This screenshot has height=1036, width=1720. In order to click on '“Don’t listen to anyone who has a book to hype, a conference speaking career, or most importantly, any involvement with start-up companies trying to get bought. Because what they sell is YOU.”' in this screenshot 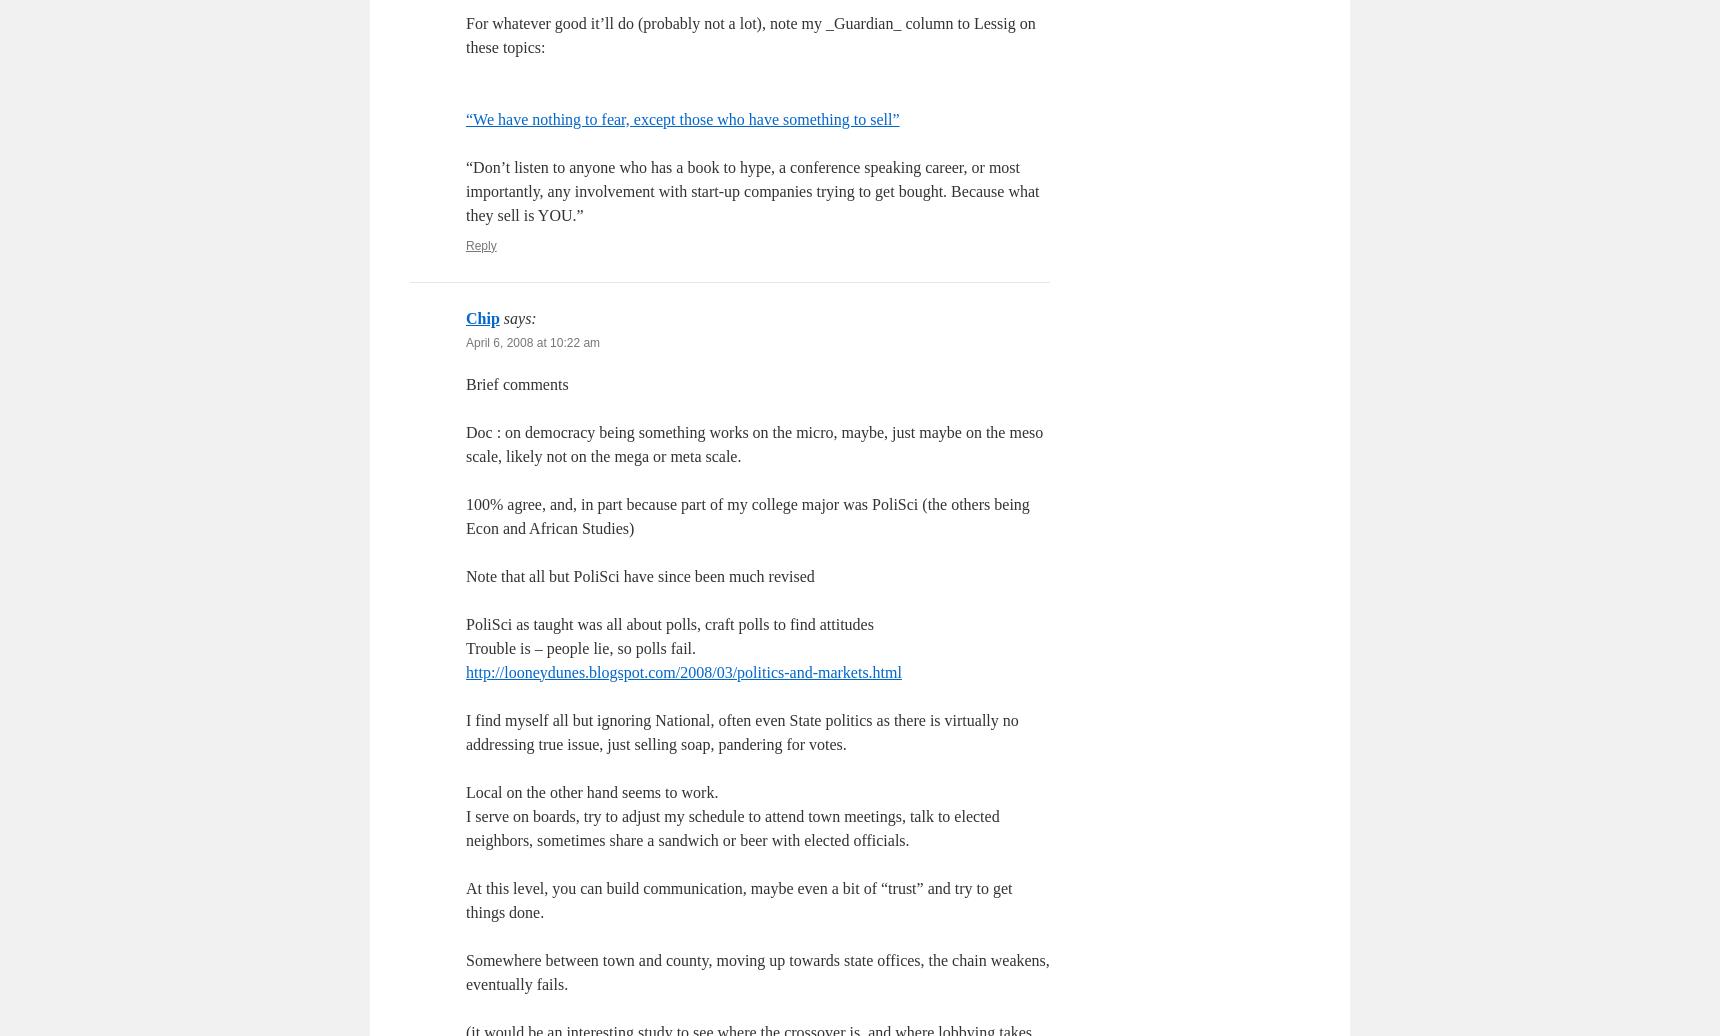, I will do `click(751, 190)`.